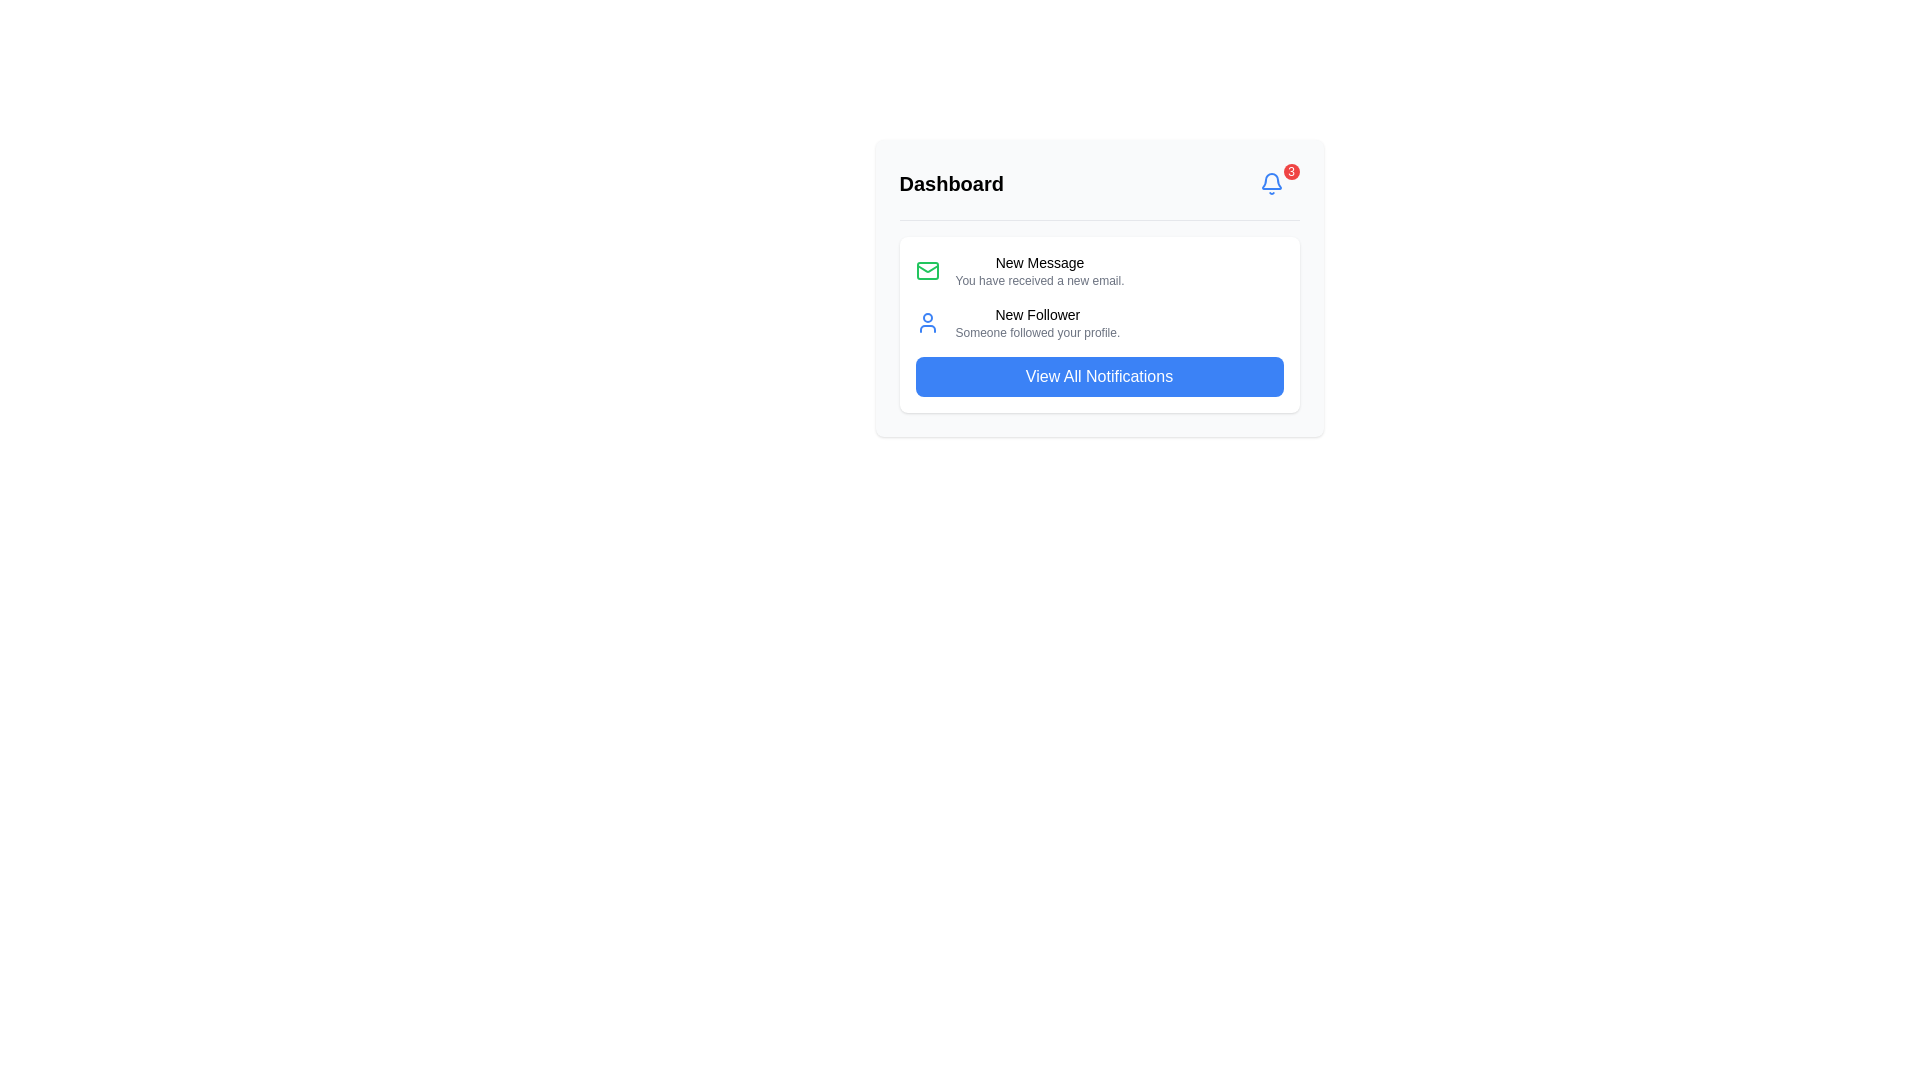 Image resolution: width=1920 pixels, height=1080 pixels. What do you see at coordinates (1098, 377) in the screenshot?
I see `the button located at the bottom of the notification panel` at bounding box center [1098, 377].